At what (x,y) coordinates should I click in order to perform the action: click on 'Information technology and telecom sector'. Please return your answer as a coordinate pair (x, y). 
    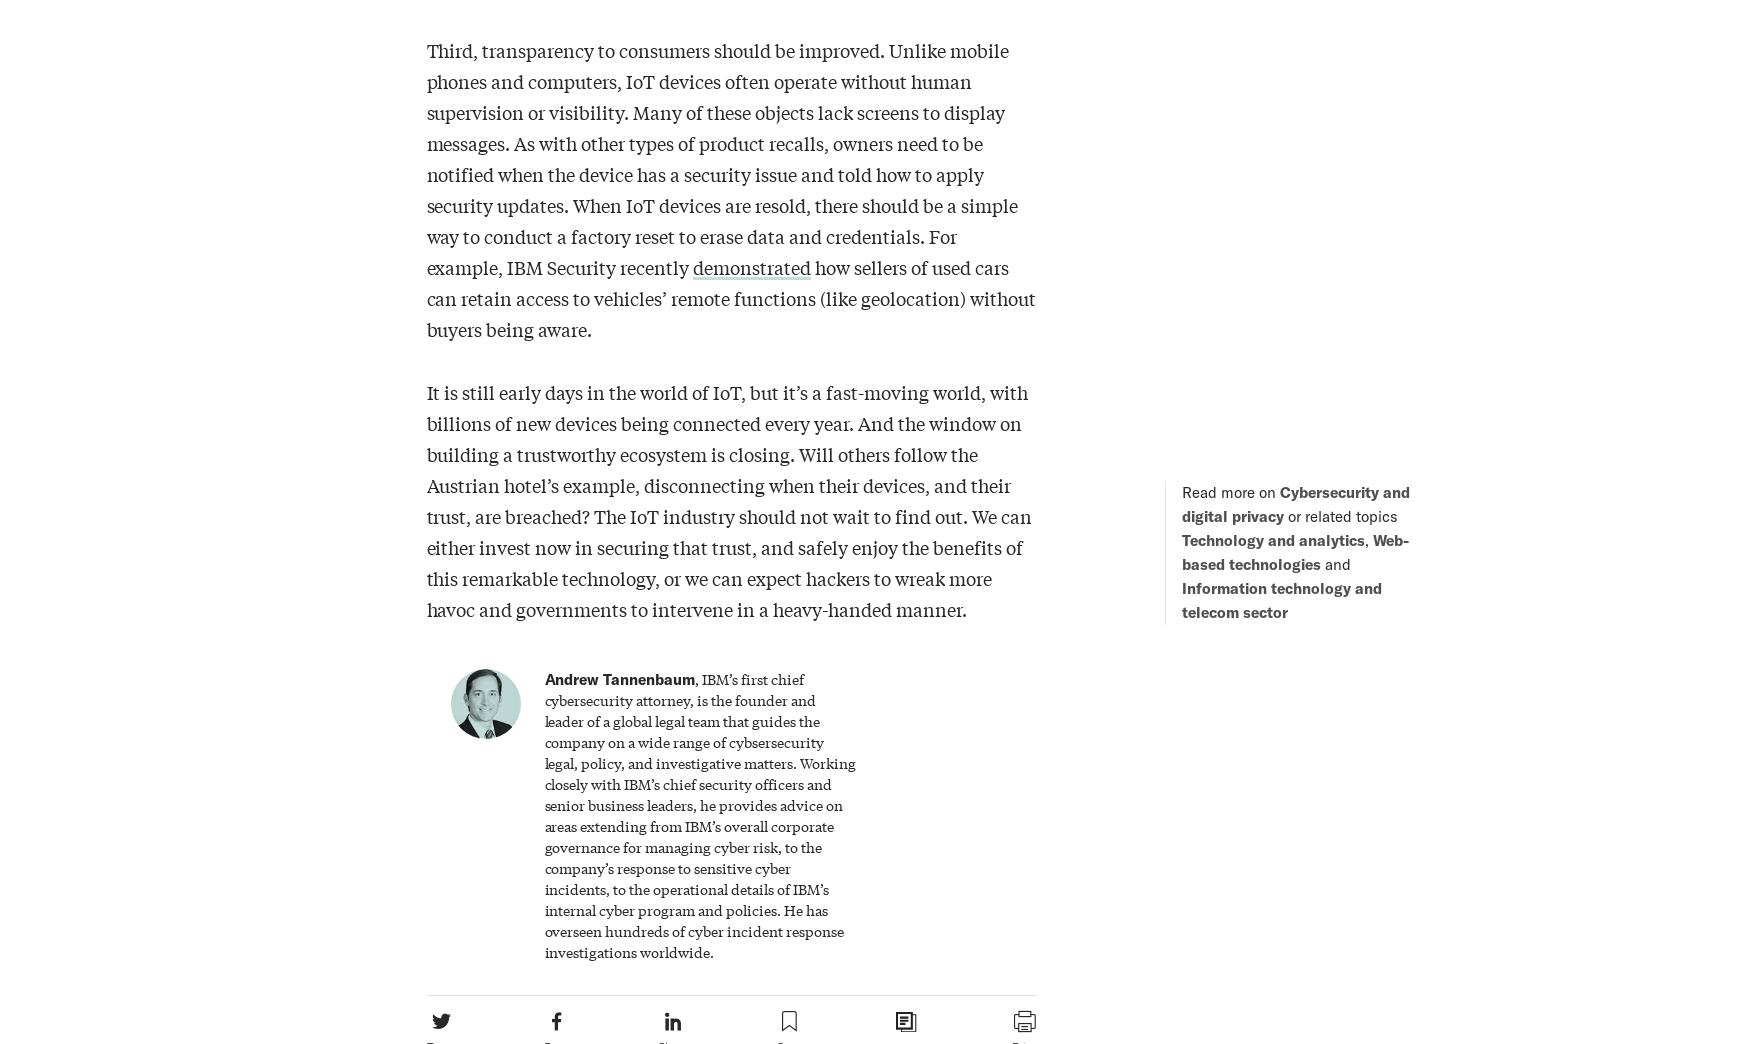
    Looking at the image, I should click on (1280, 599).